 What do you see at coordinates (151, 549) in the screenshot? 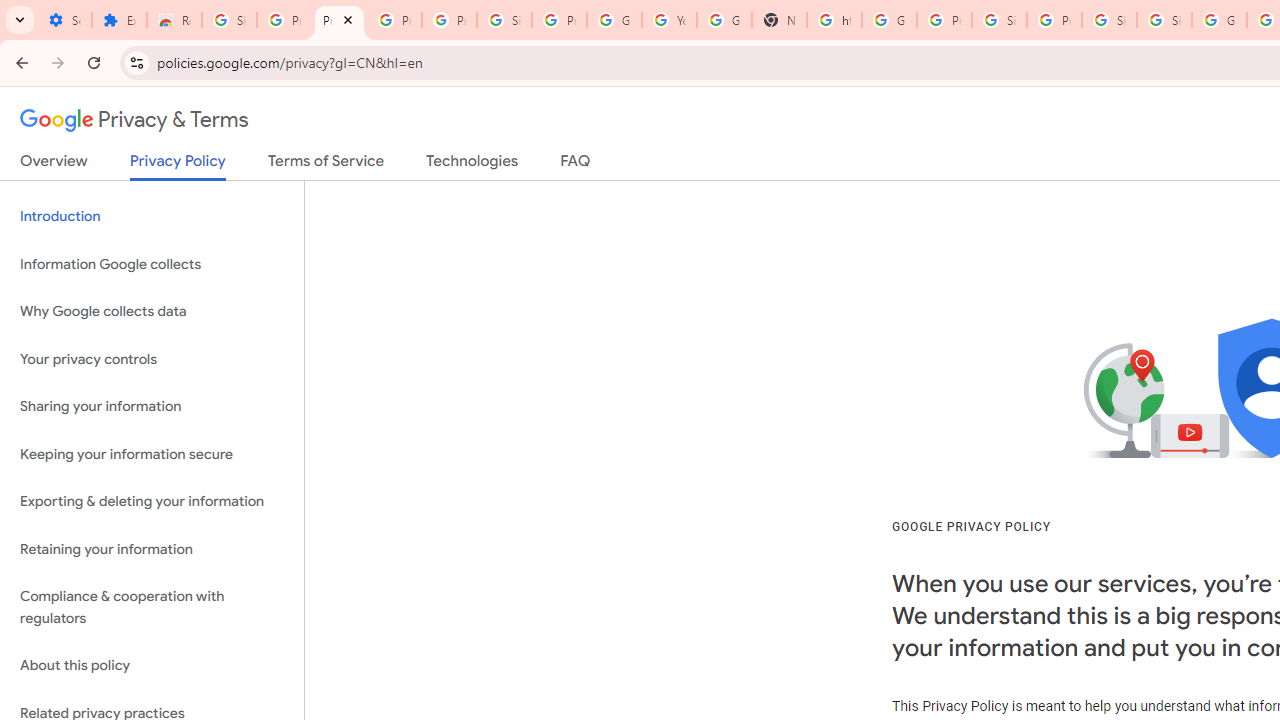
I see `'Retaining your information'` at bounding box center [151, 549].